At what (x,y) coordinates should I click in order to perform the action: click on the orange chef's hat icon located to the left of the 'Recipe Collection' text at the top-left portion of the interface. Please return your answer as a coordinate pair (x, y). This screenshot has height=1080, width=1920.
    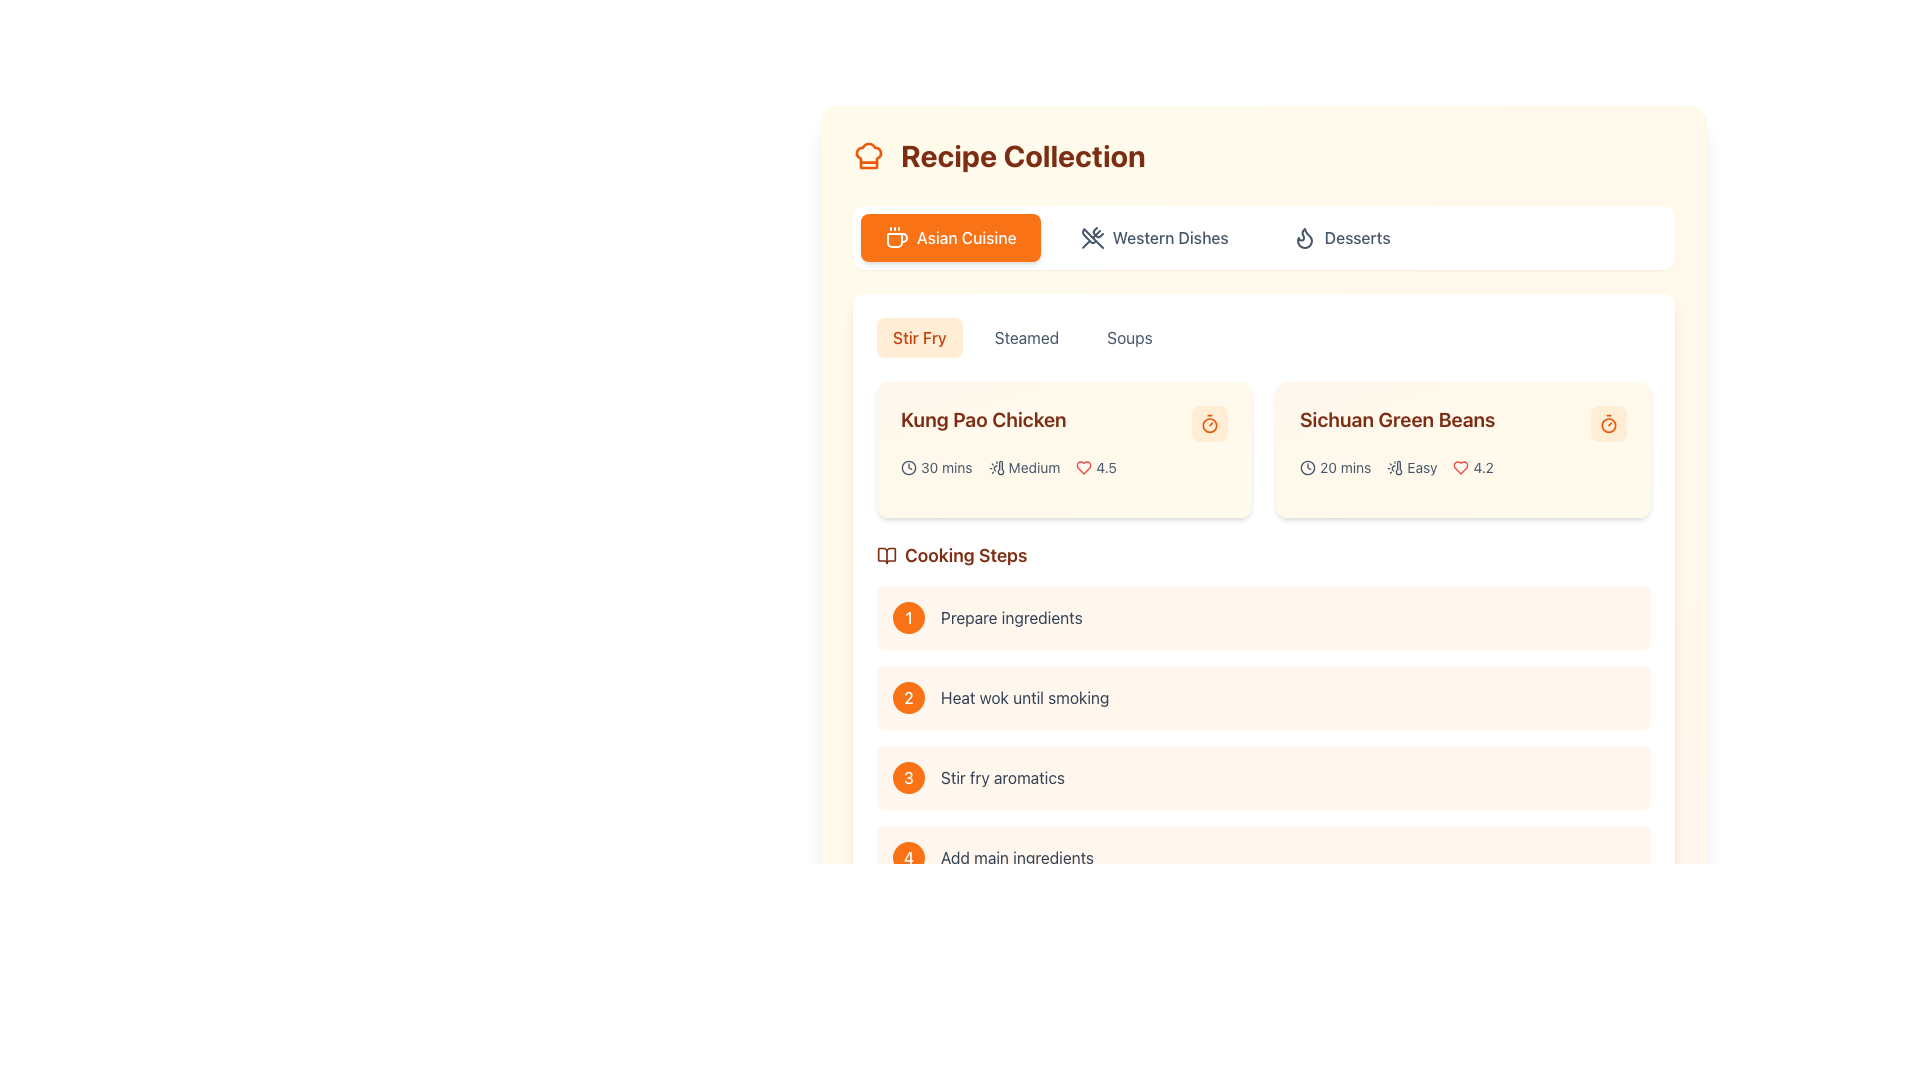
    Looking at the image, I should click on (868, 154).